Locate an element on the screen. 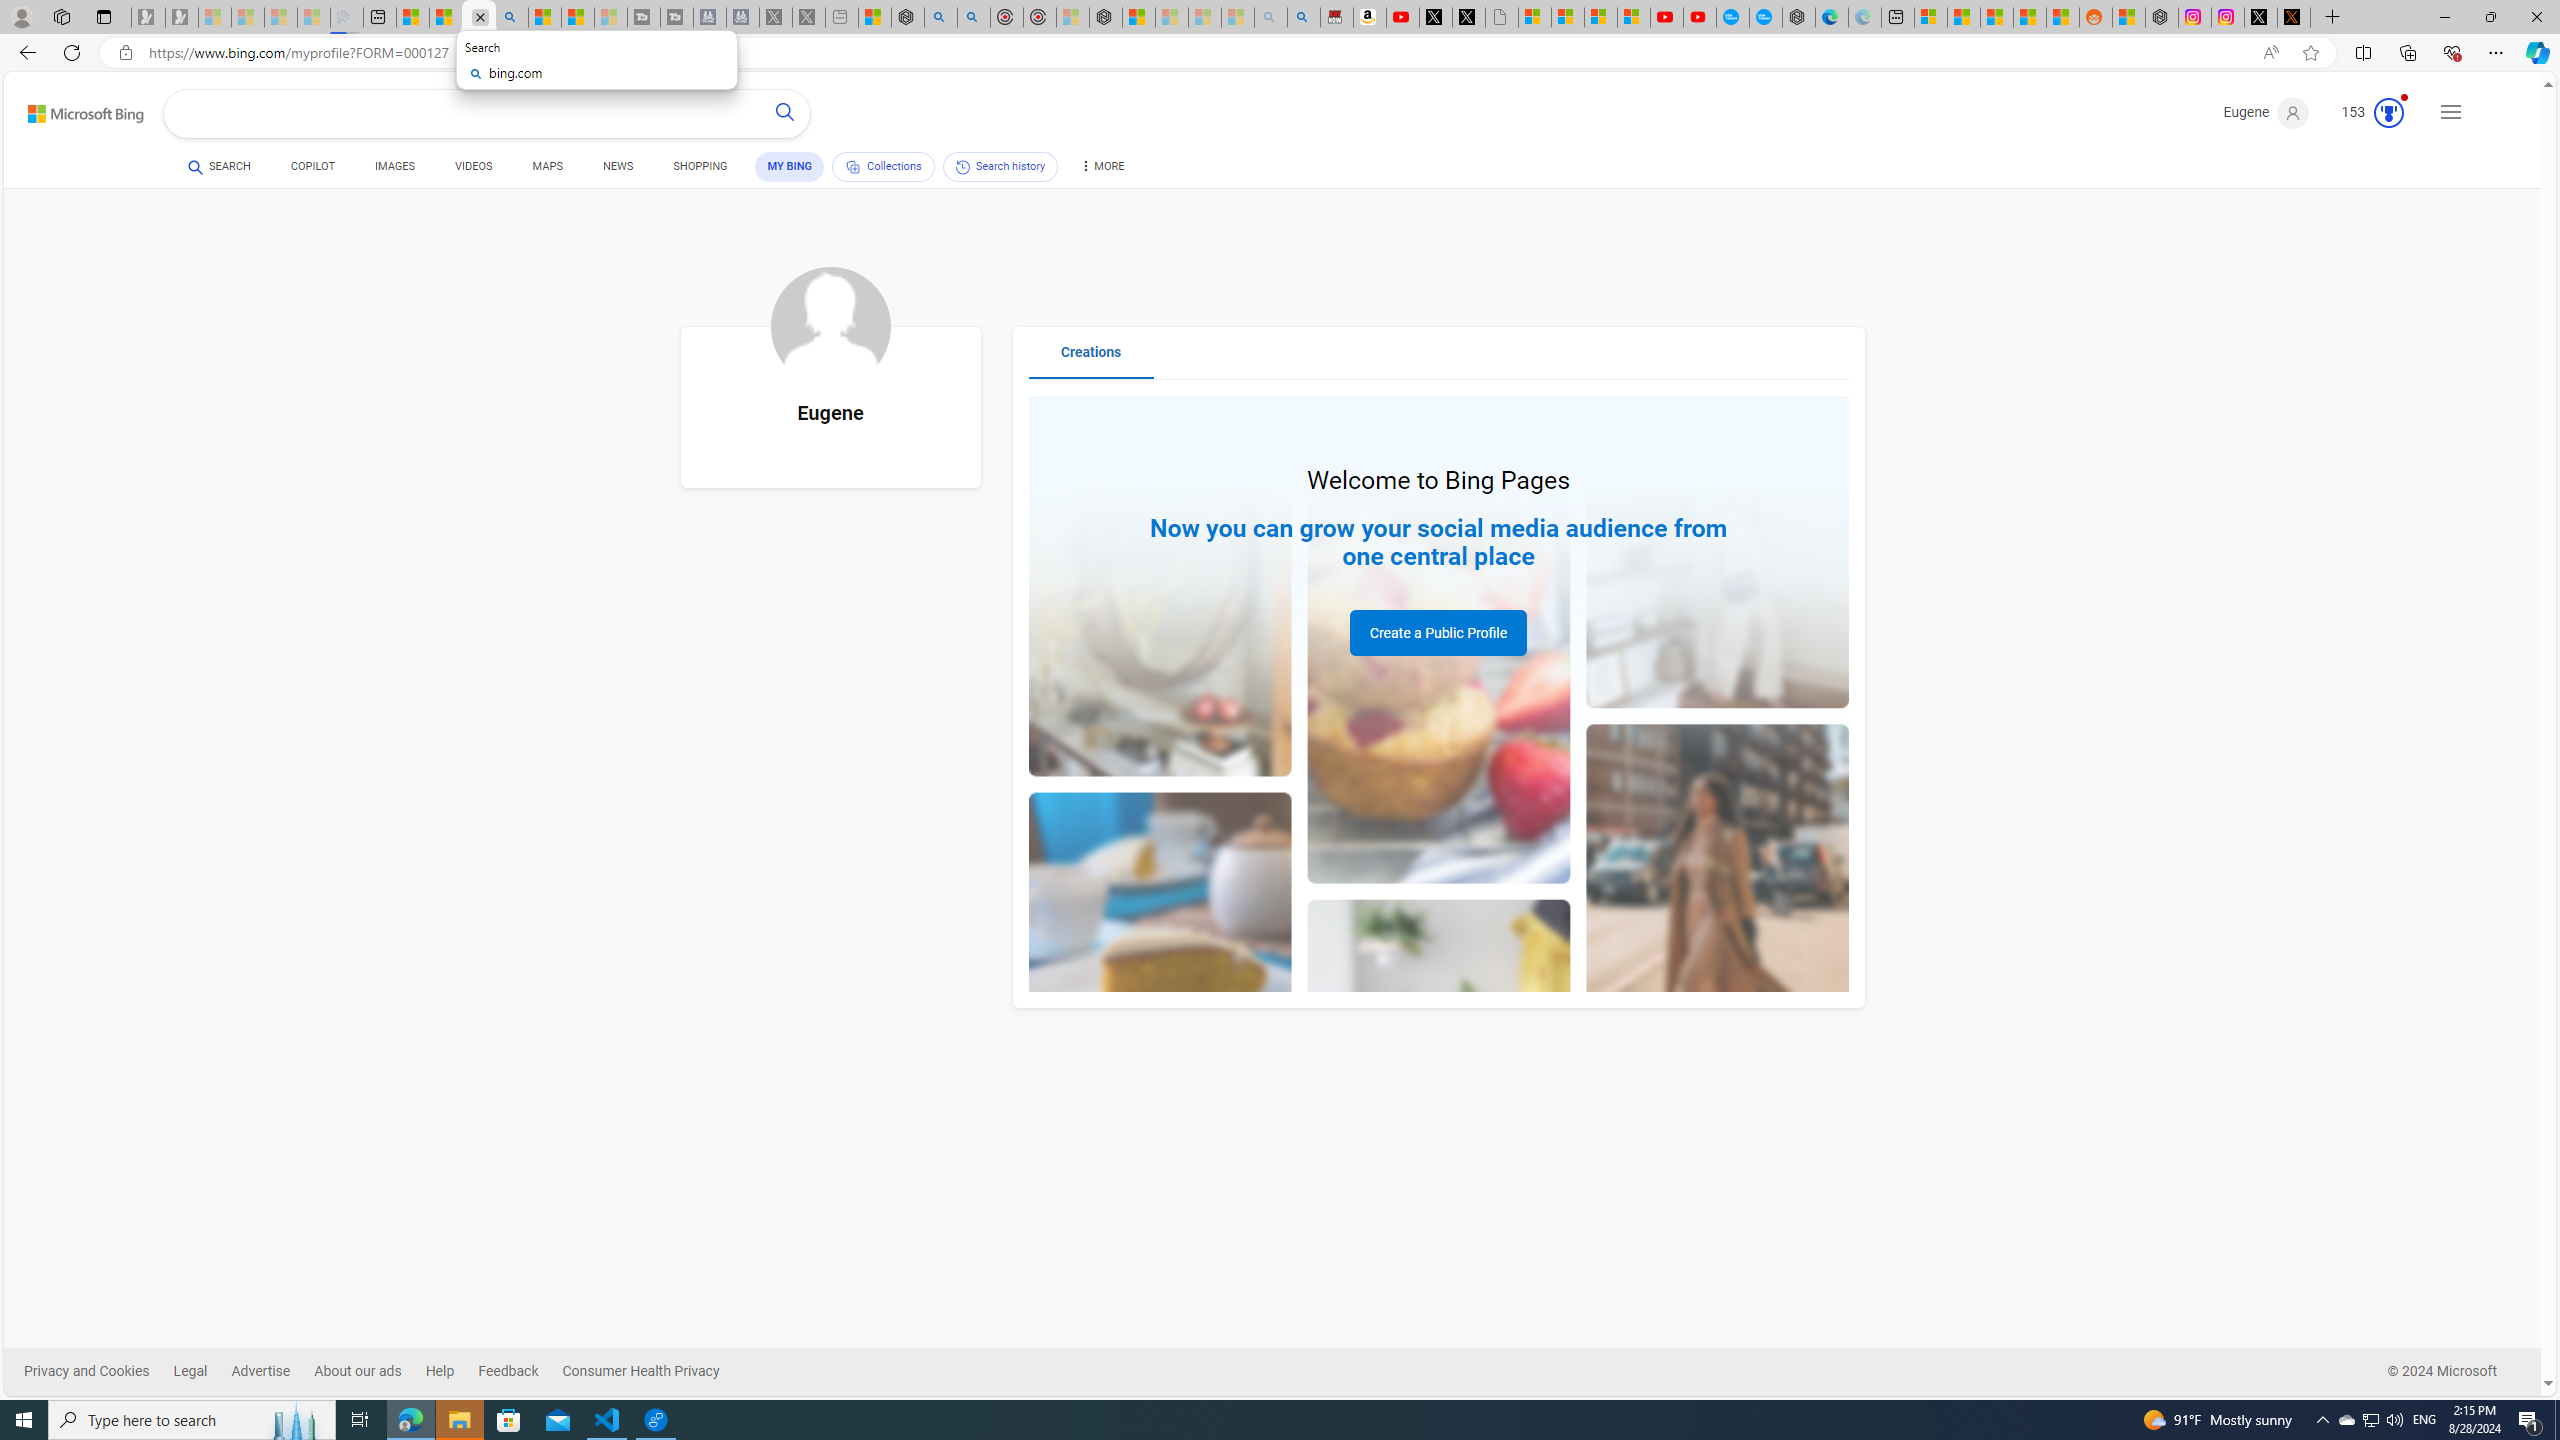  'Consumer Health Privacy' is located at coordinates (640, 1371).